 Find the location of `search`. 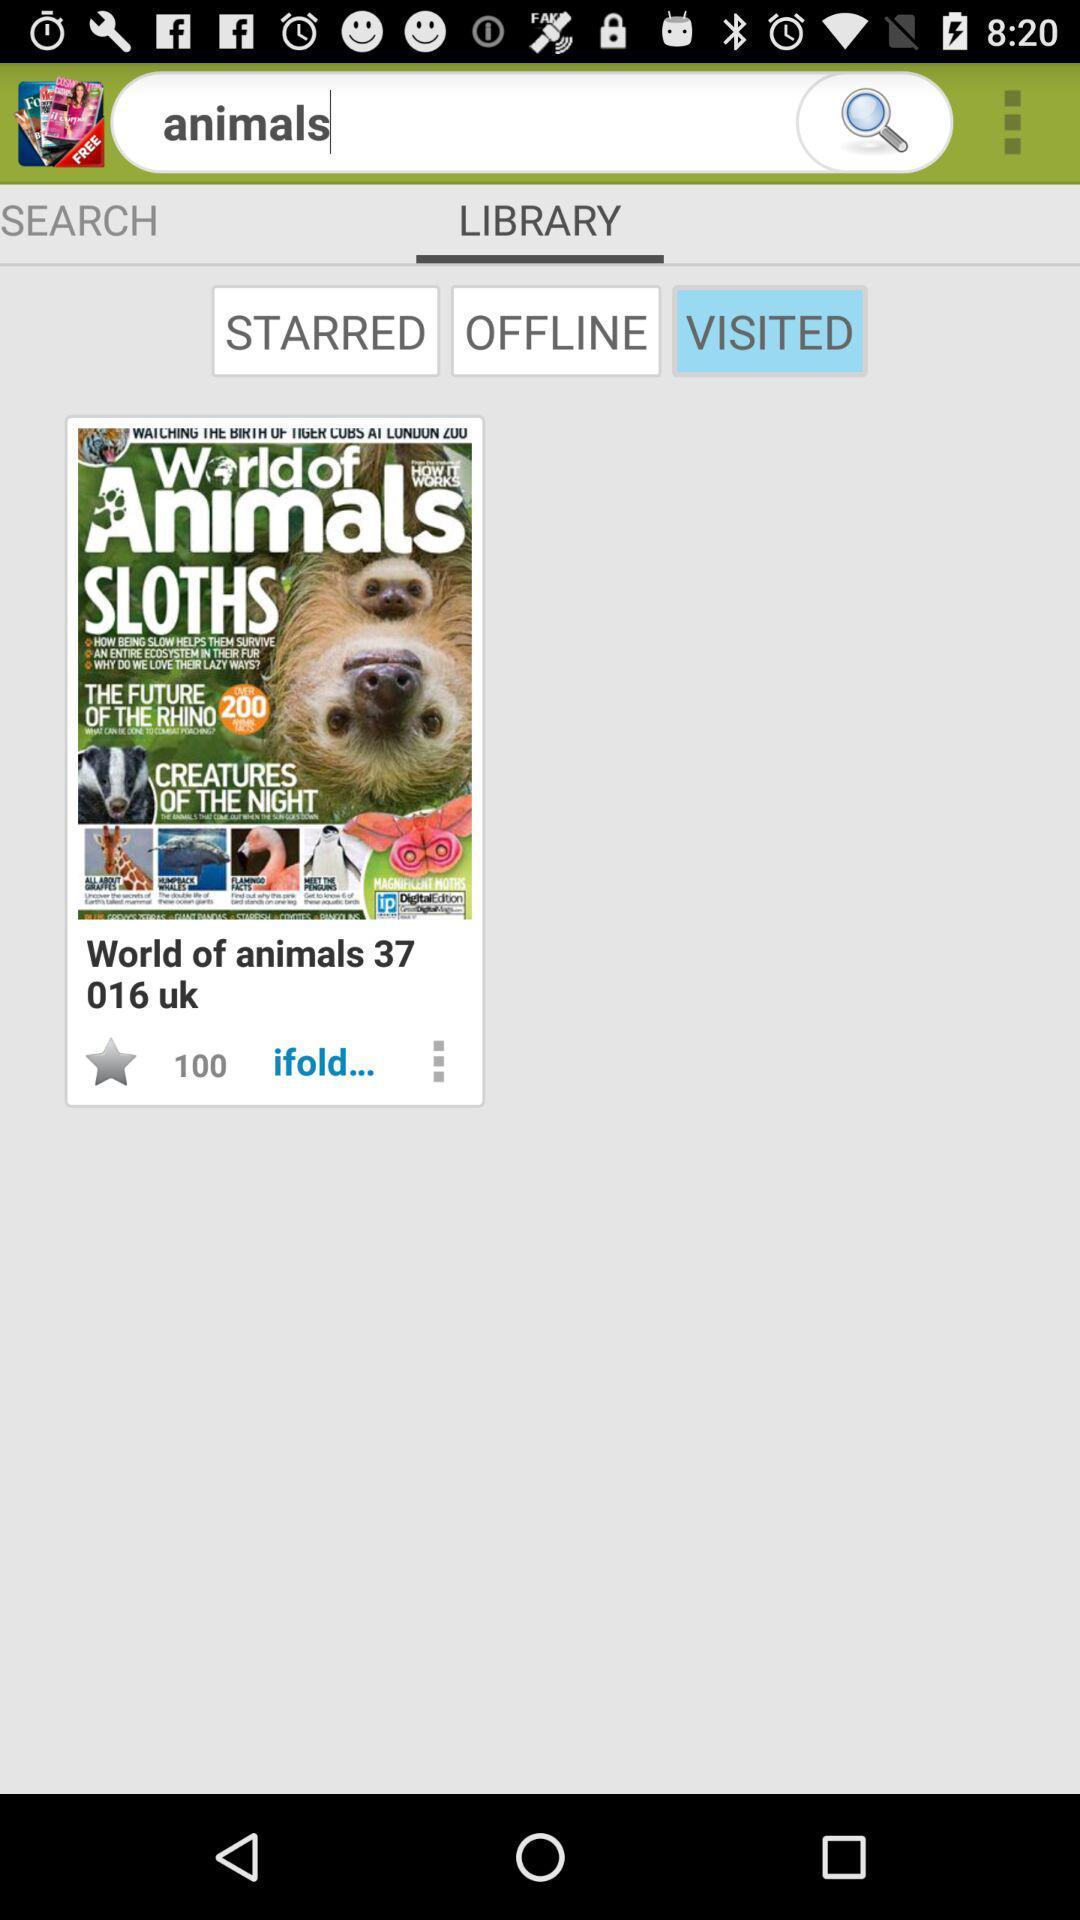

search is located at coordinates (873, 121).